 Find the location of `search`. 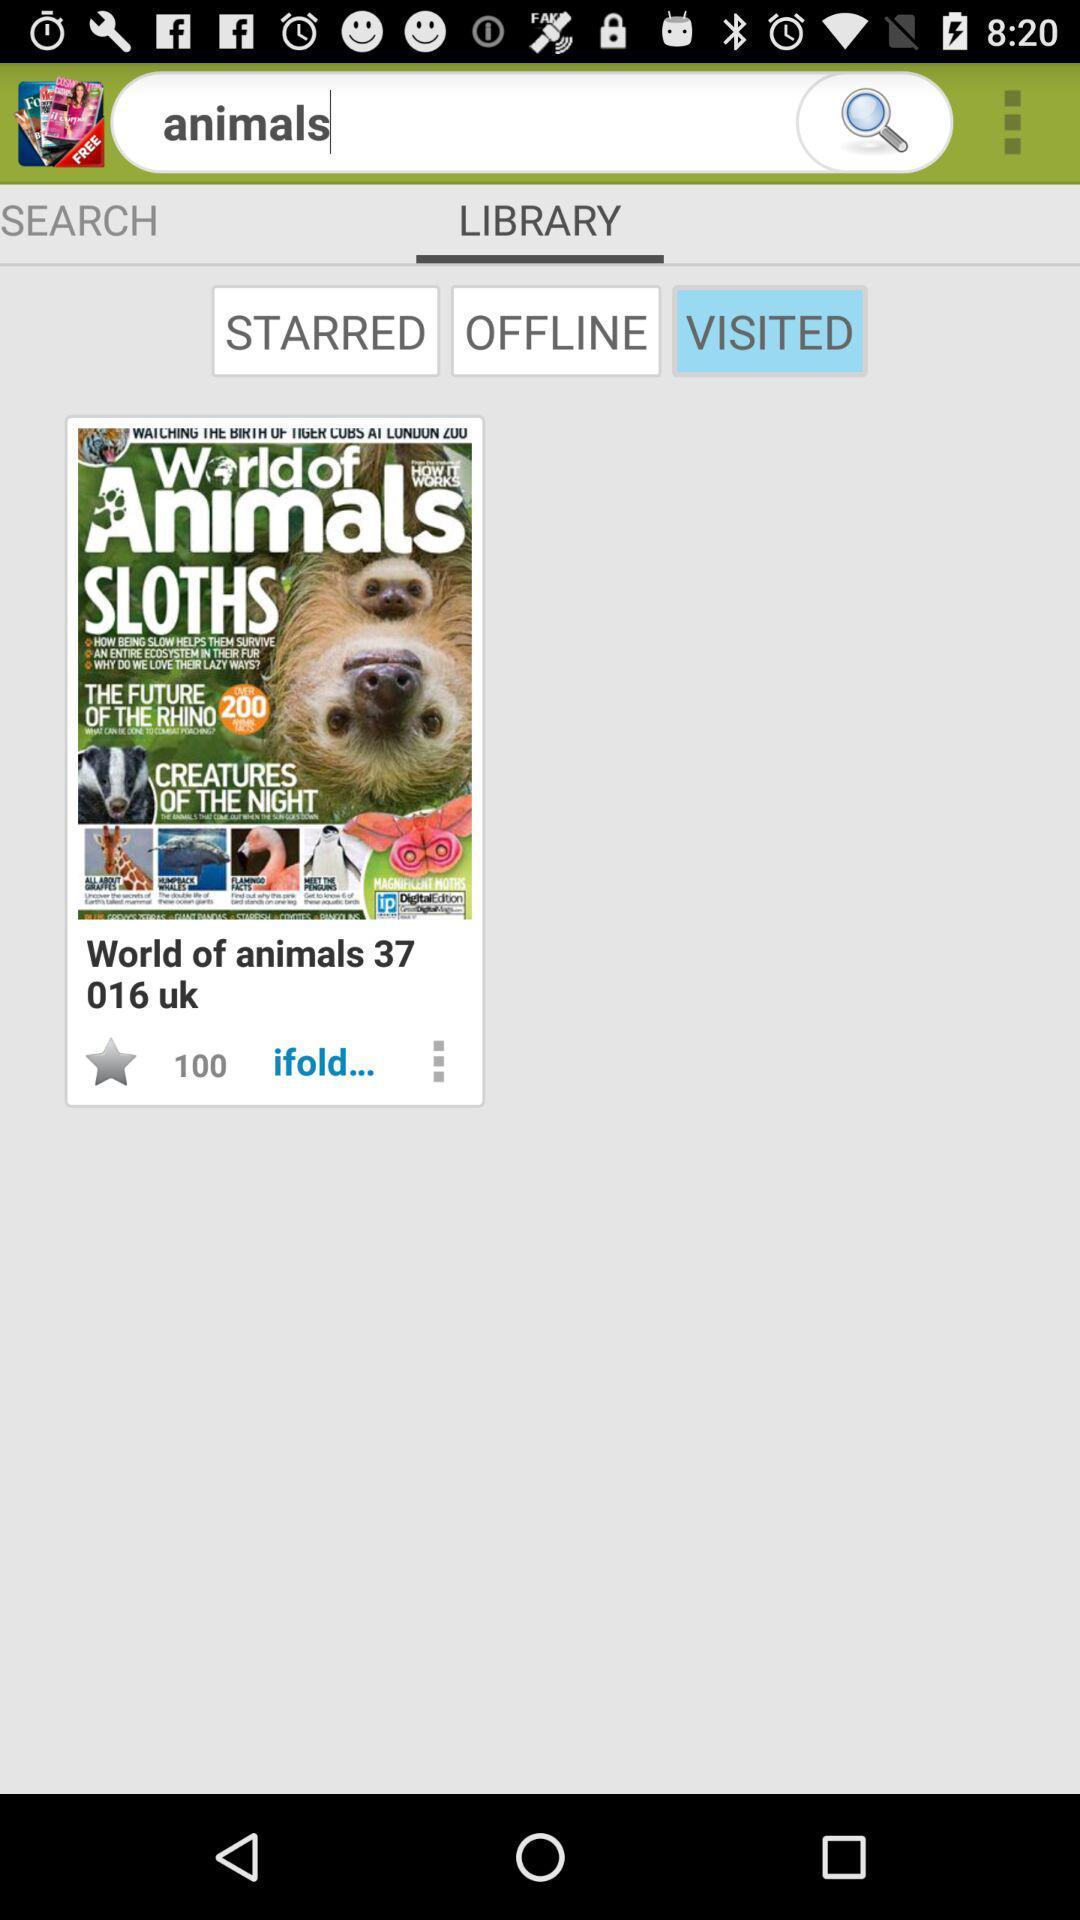

search is located at coordinates (873, 121).